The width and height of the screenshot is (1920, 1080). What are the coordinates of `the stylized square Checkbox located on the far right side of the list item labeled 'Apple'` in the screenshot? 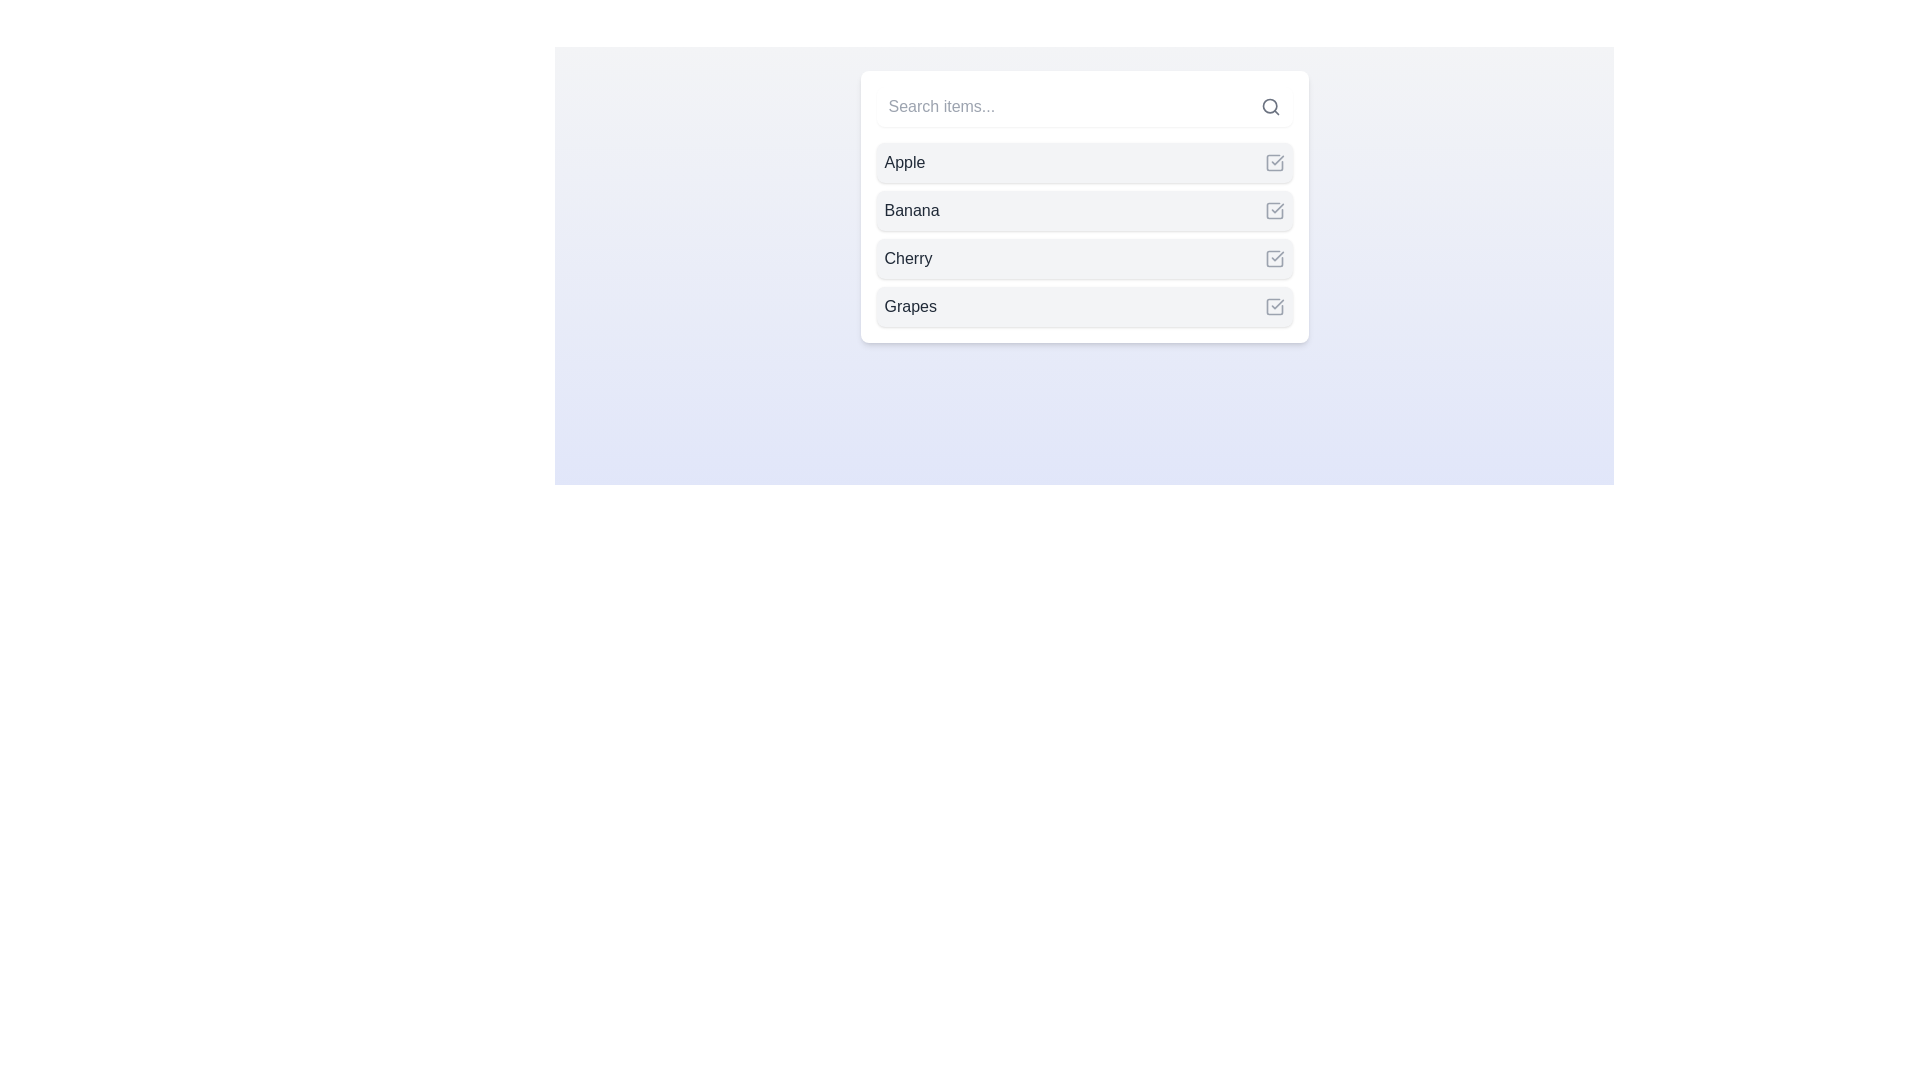 It's located at (1273, 161).